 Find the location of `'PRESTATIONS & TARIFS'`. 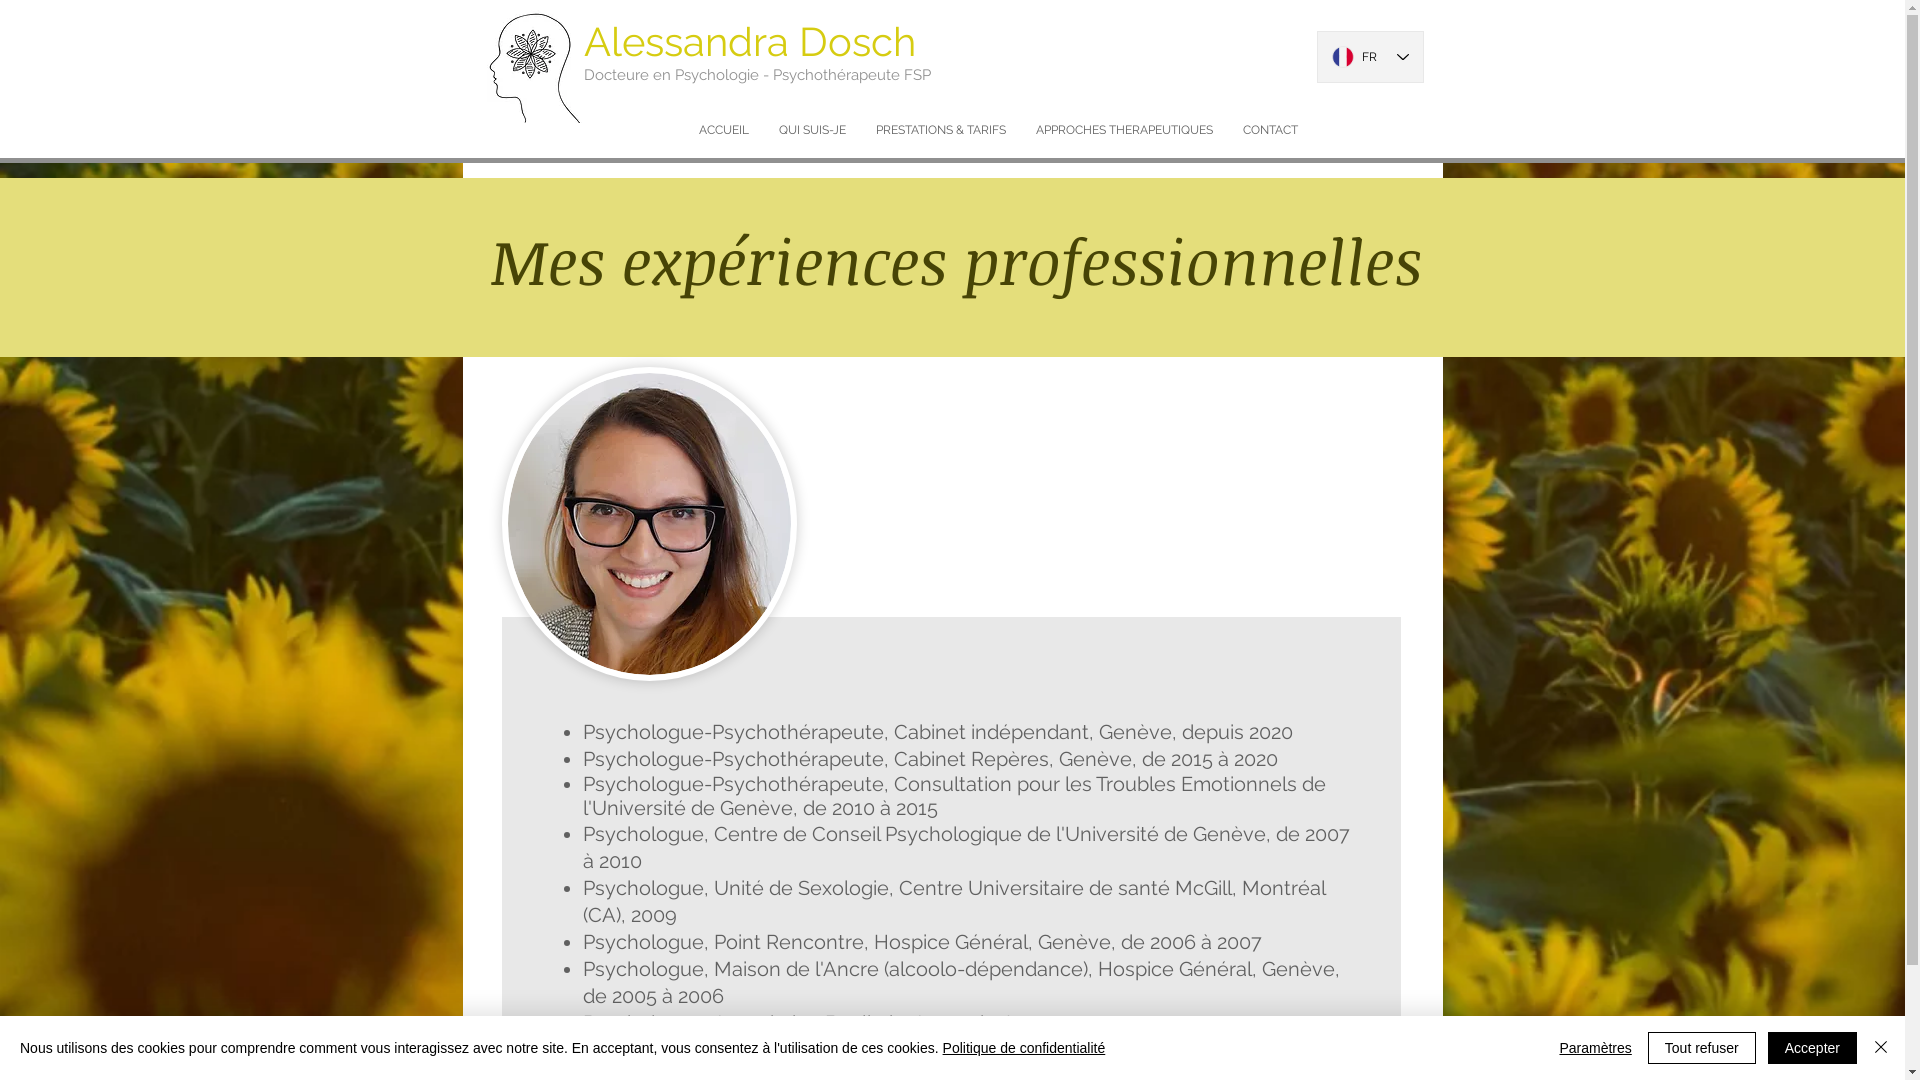

'PRESTATIONS & TARIFS' is located at coordinates (939, 130).